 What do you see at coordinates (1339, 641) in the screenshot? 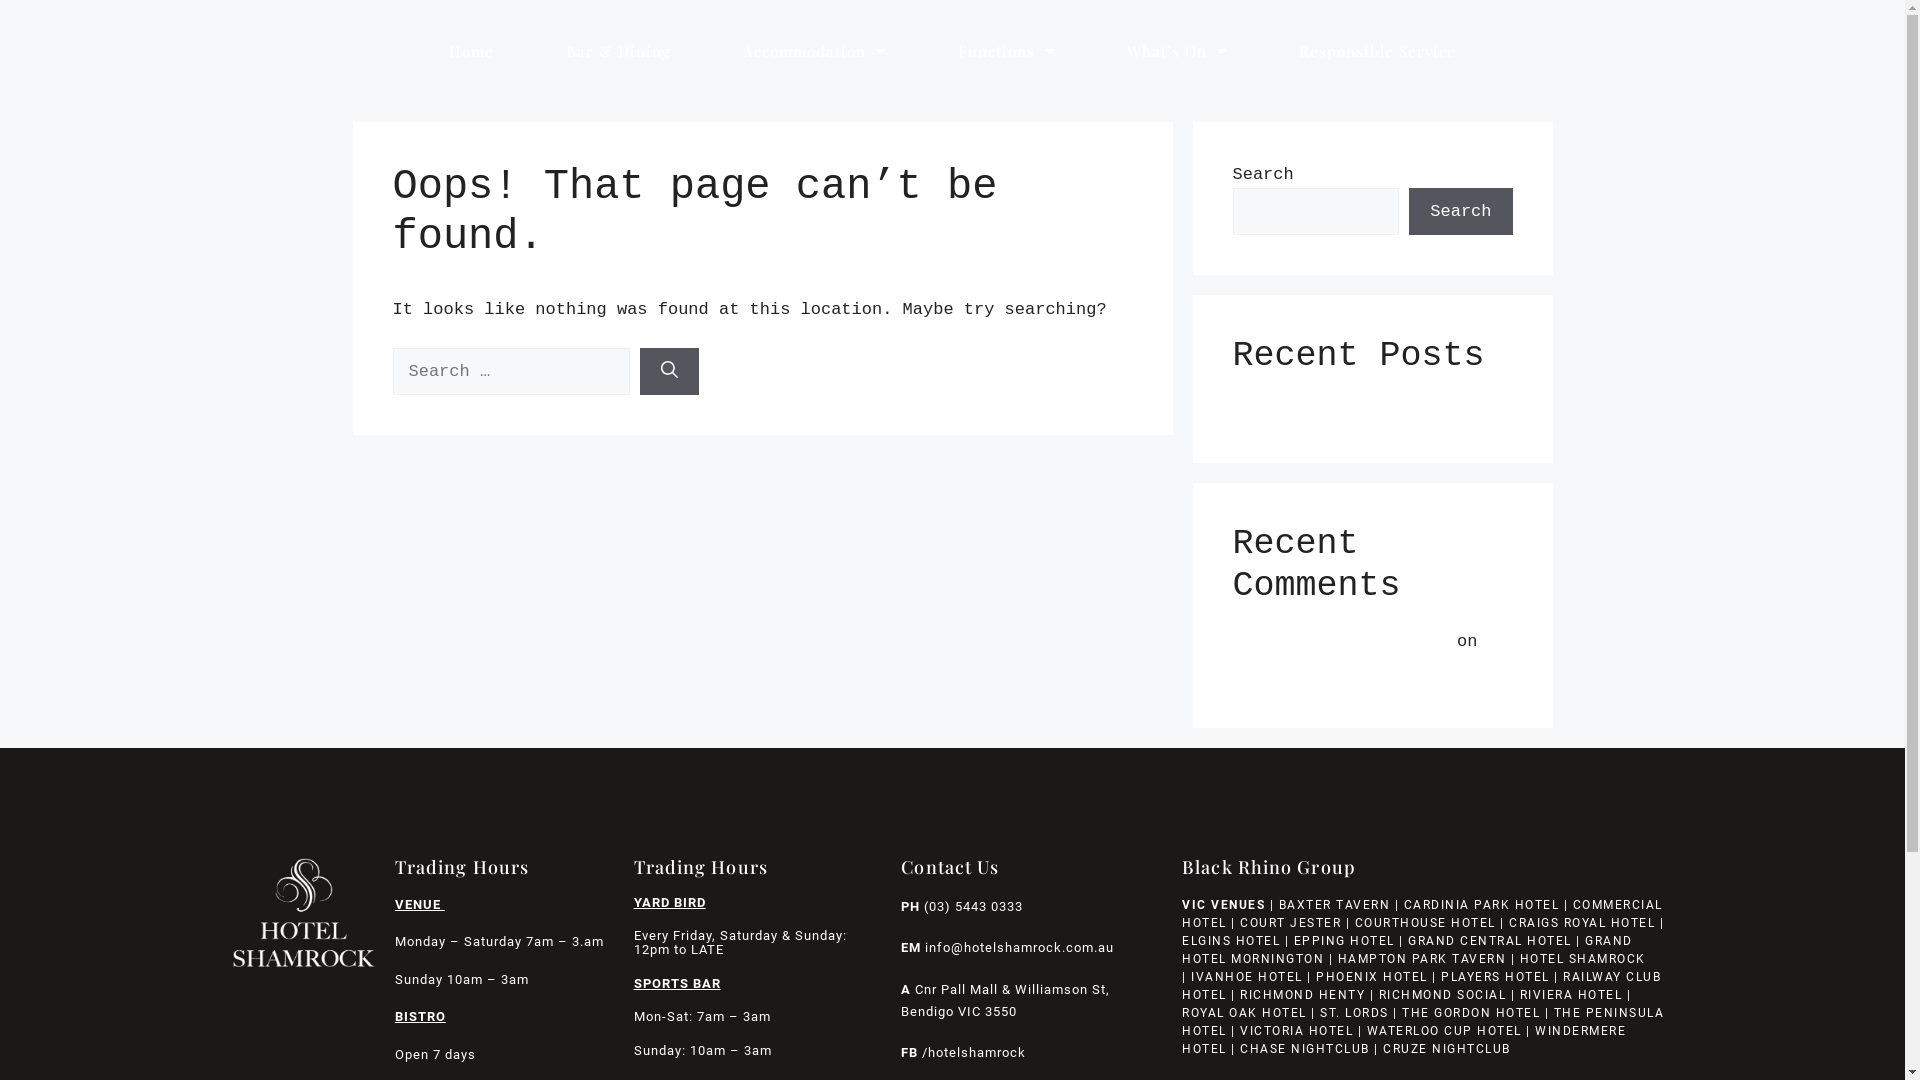
I see `'A WordPress Commenter'` at bounding box center [1339, 641].